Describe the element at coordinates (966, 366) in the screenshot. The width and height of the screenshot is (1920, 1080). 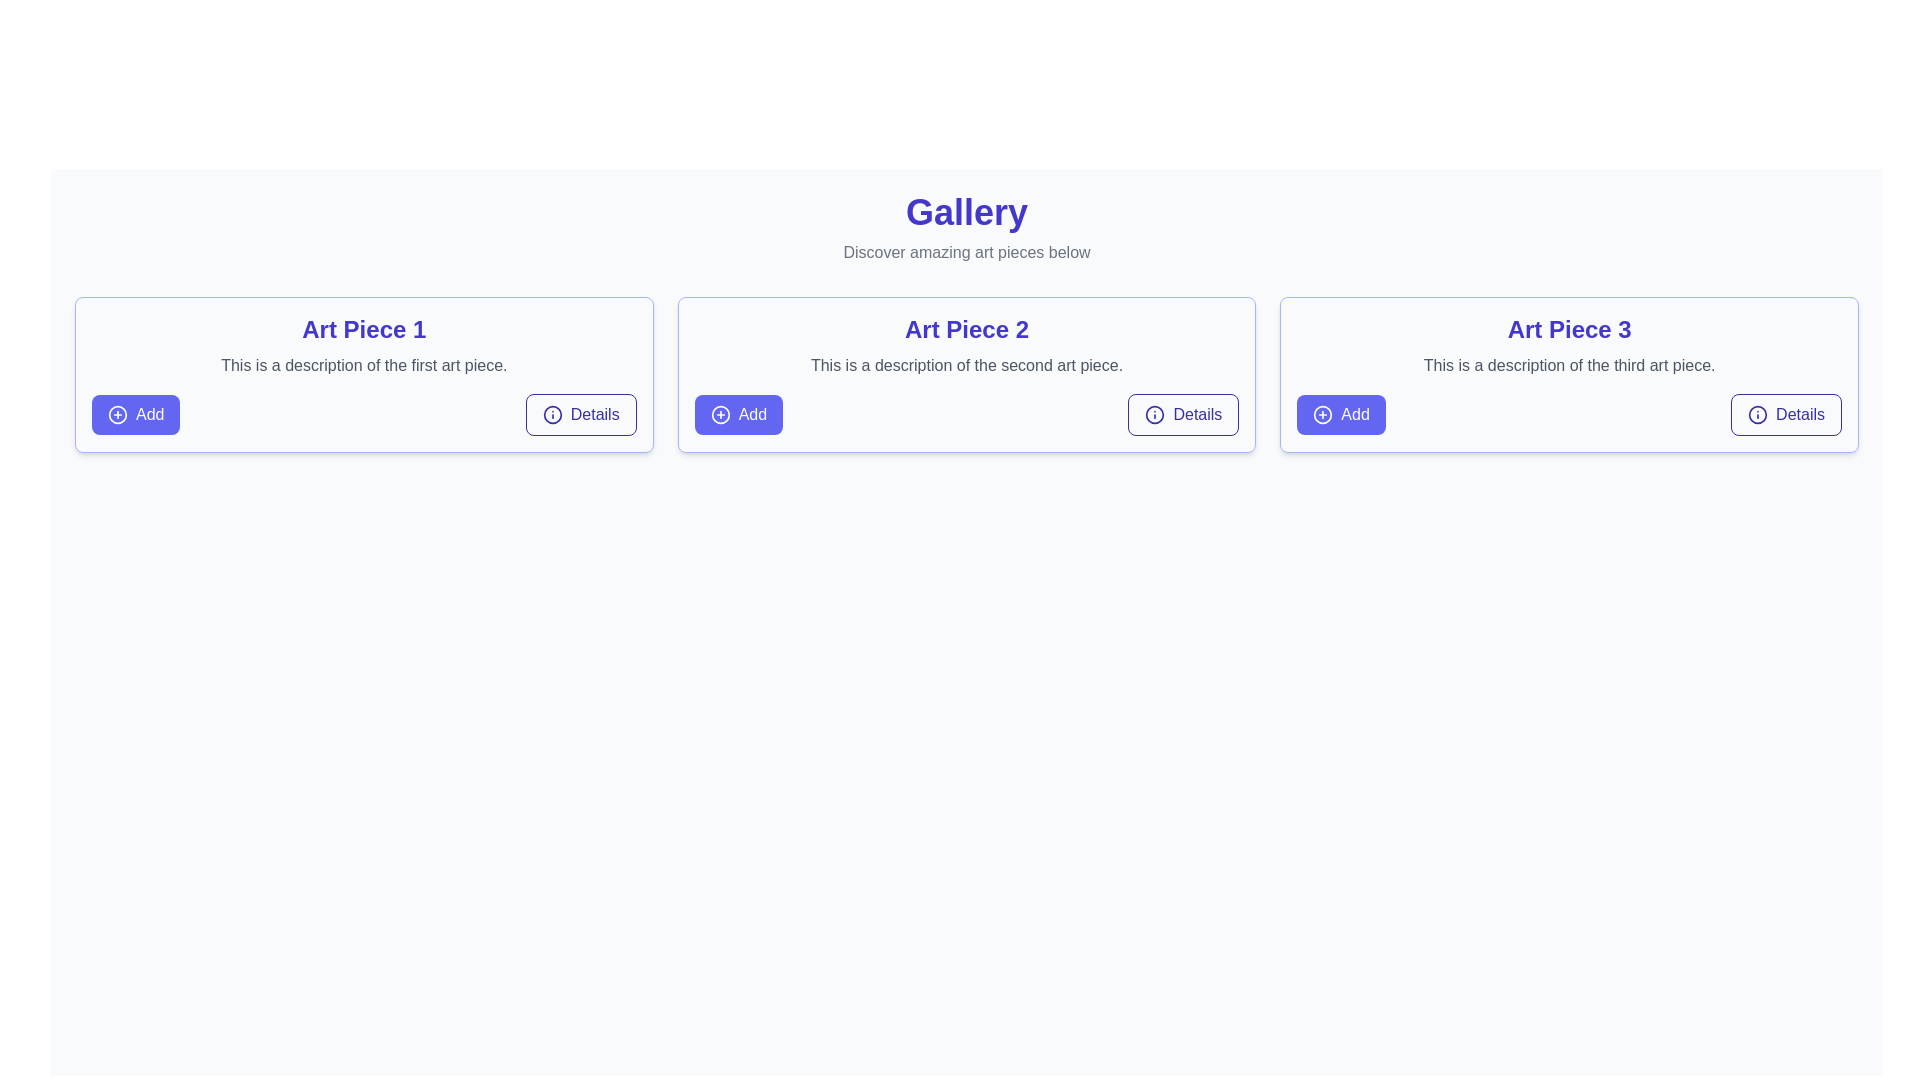
I see `the Text Label located in the center card under the title 'Art Piece 2' and above the buttons 'Add' and 'Details'` at that location.